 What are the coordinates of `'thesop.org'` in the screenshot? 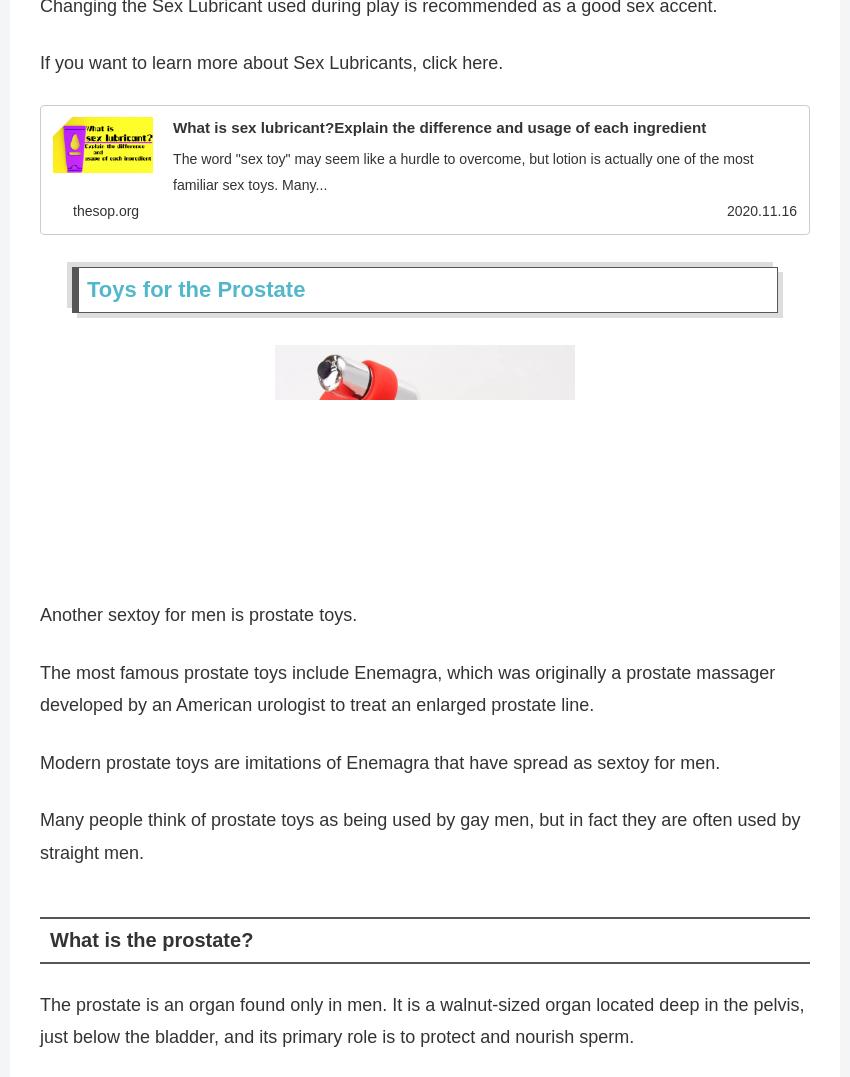 It's located at (104, 216).